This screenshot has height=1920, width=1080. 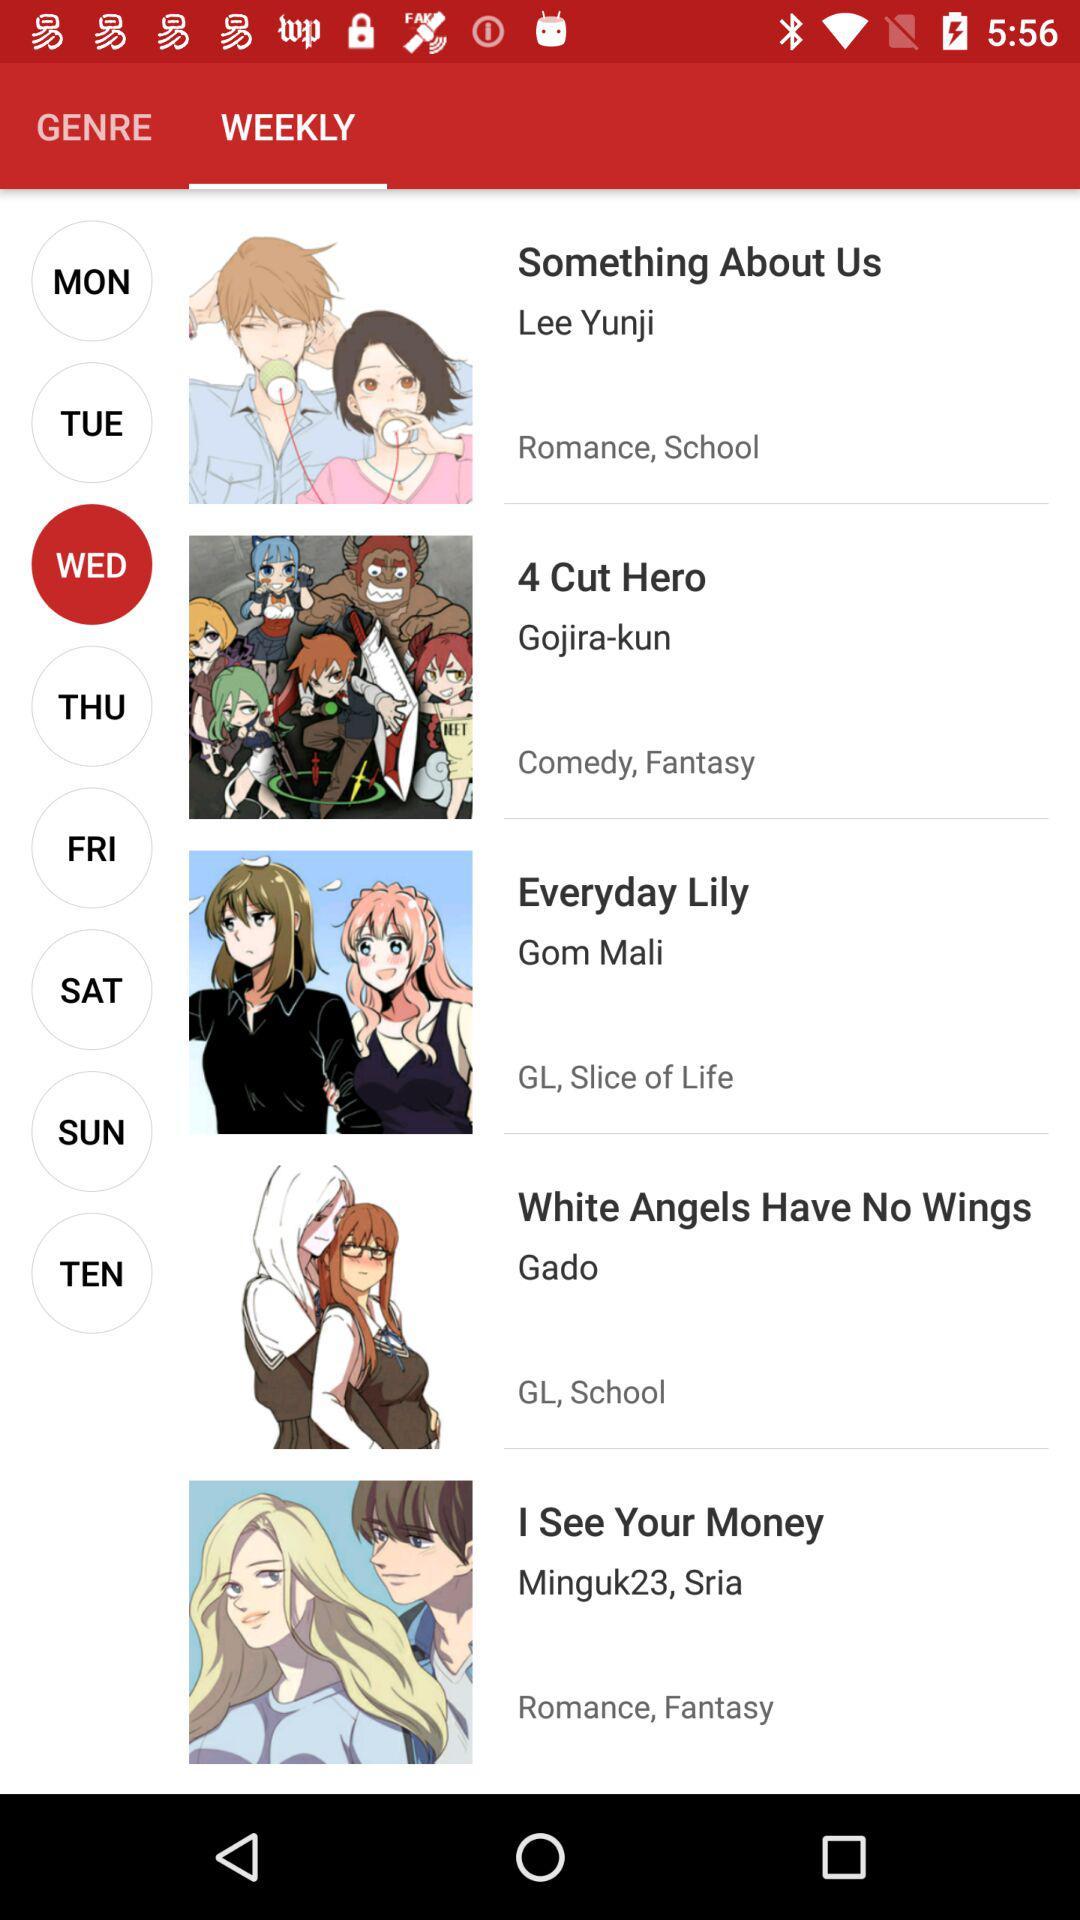 I want to click on the fri, so click(x=91, y=847).